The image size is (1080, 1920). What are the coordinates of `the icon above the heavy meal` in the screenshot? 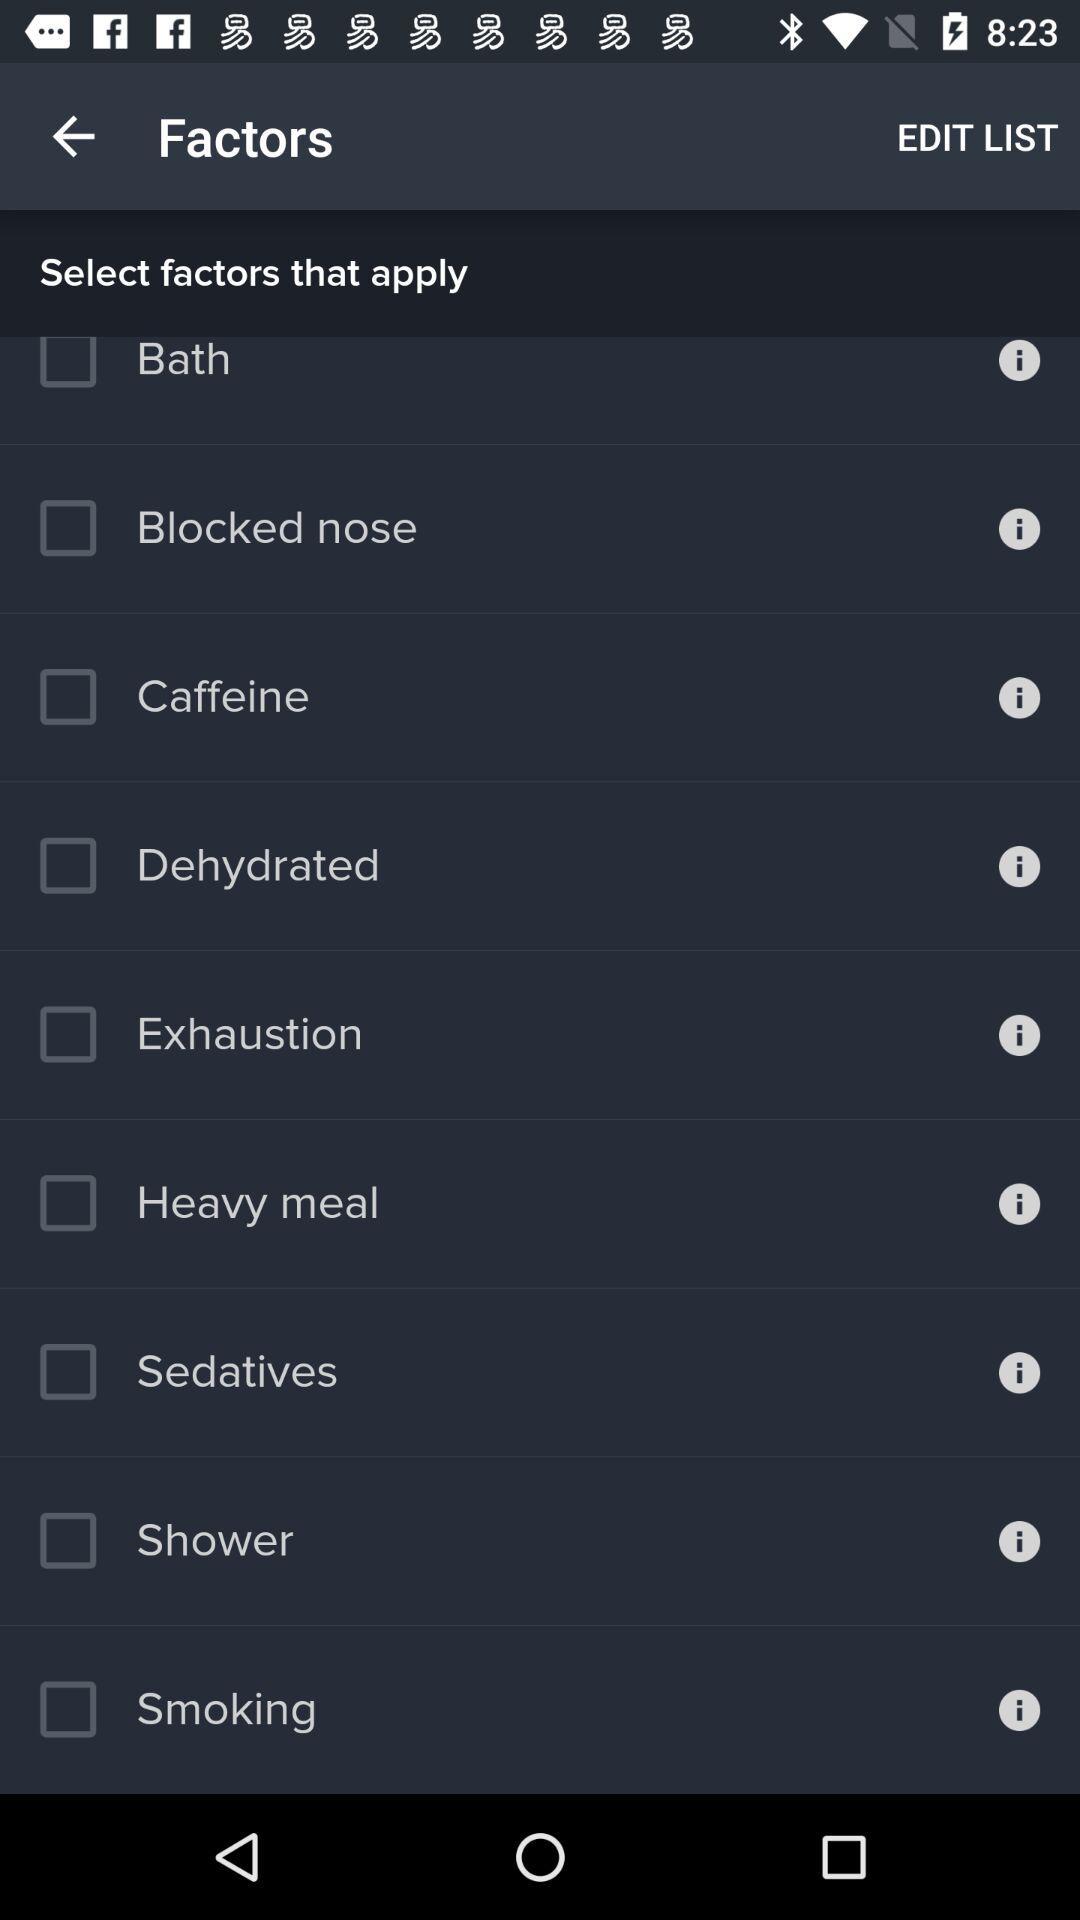 It's located at (201, 1034).